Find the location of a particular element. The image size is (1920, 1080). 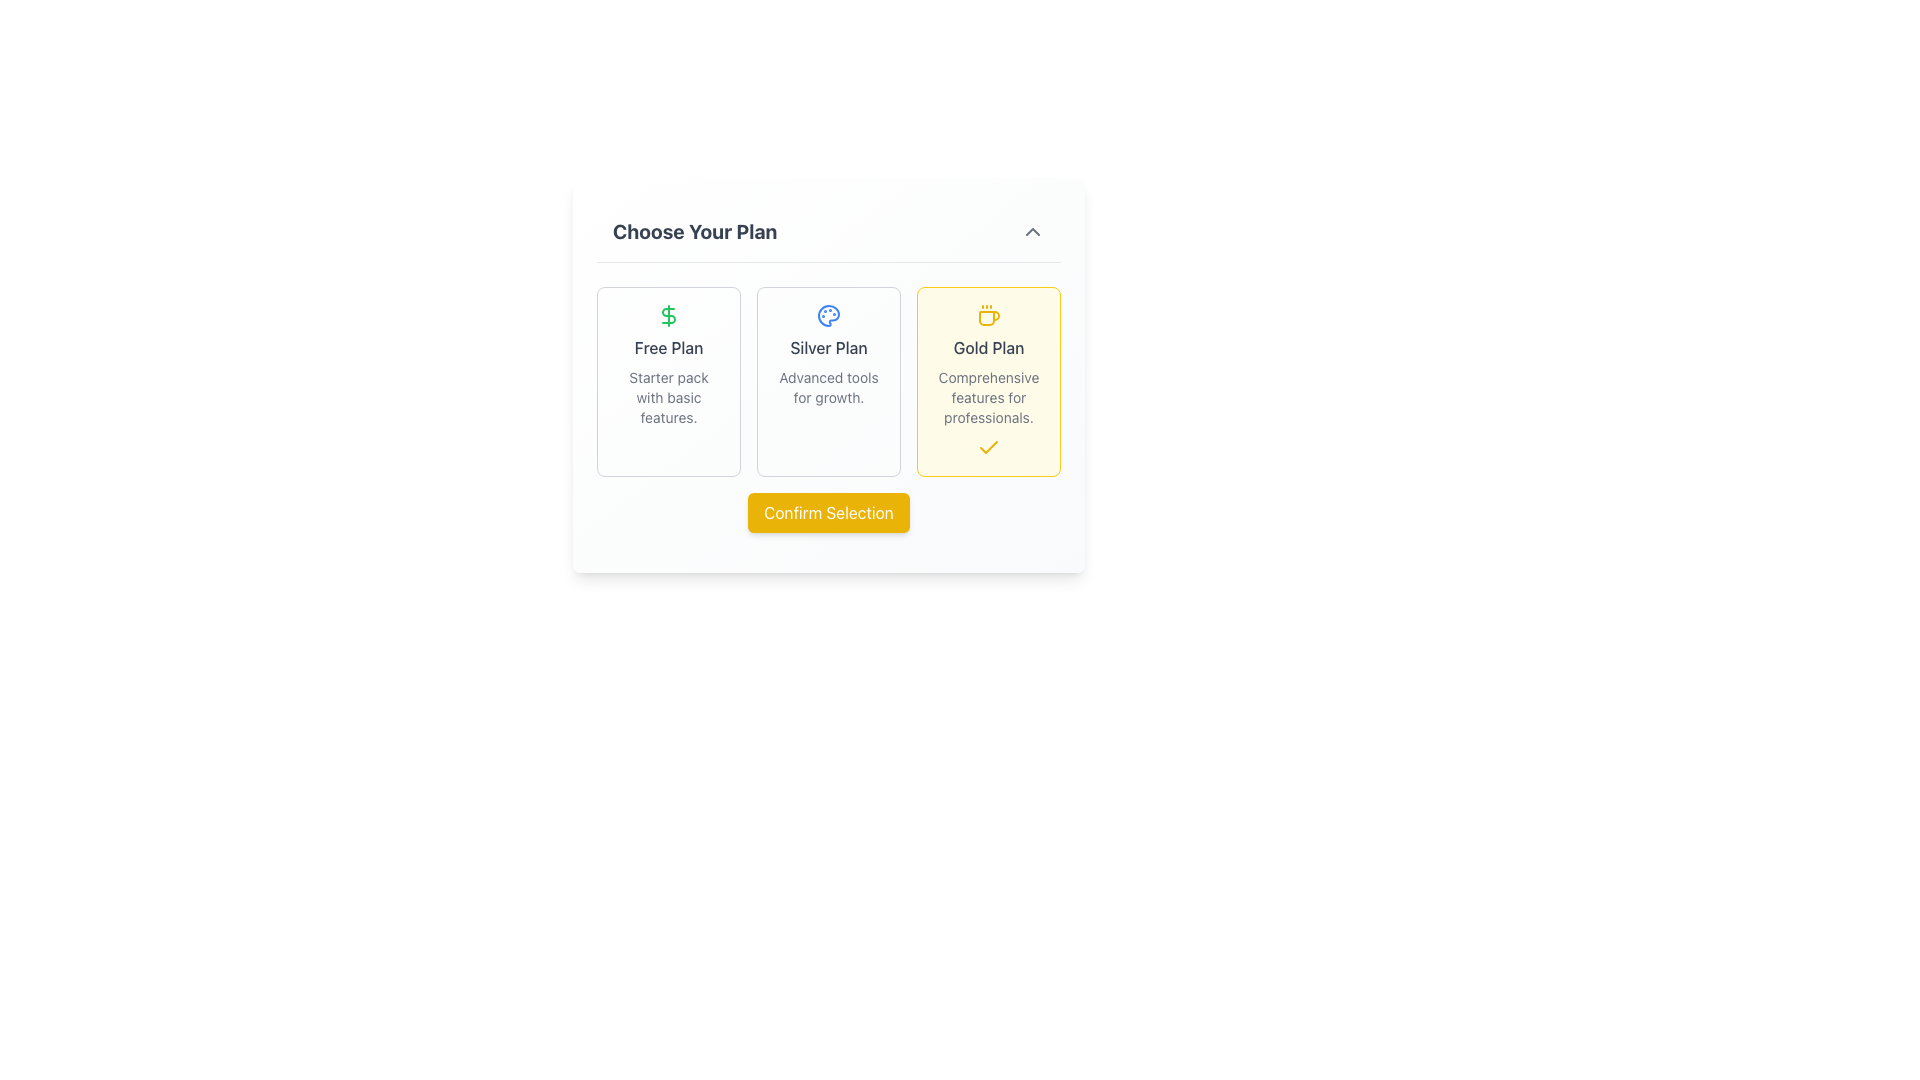

the text label reading 'Gold Plan', which is styled in gray and located in the third plan card with a yellow background is located at coordinates (988, 346).